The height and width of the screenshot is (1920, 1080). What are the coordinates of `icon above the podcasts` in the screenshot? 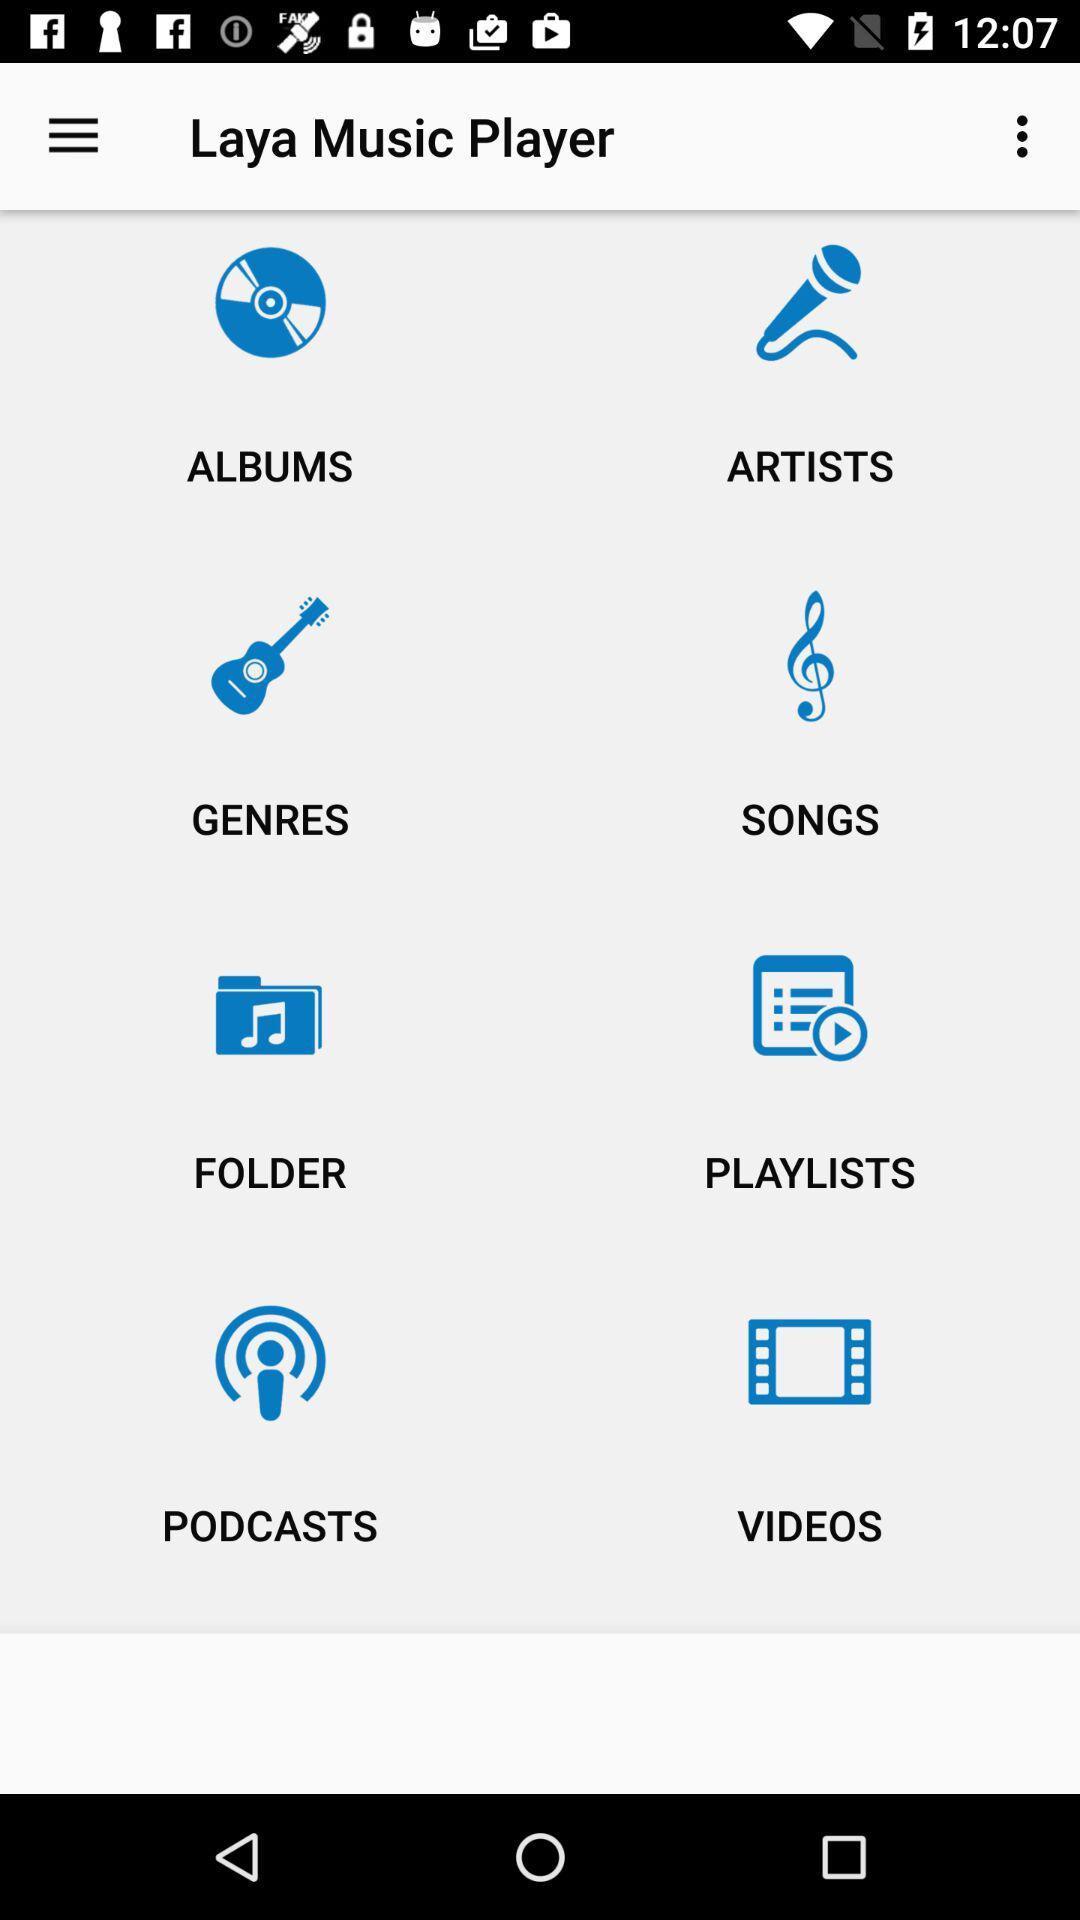 It's located at (270, 1097).